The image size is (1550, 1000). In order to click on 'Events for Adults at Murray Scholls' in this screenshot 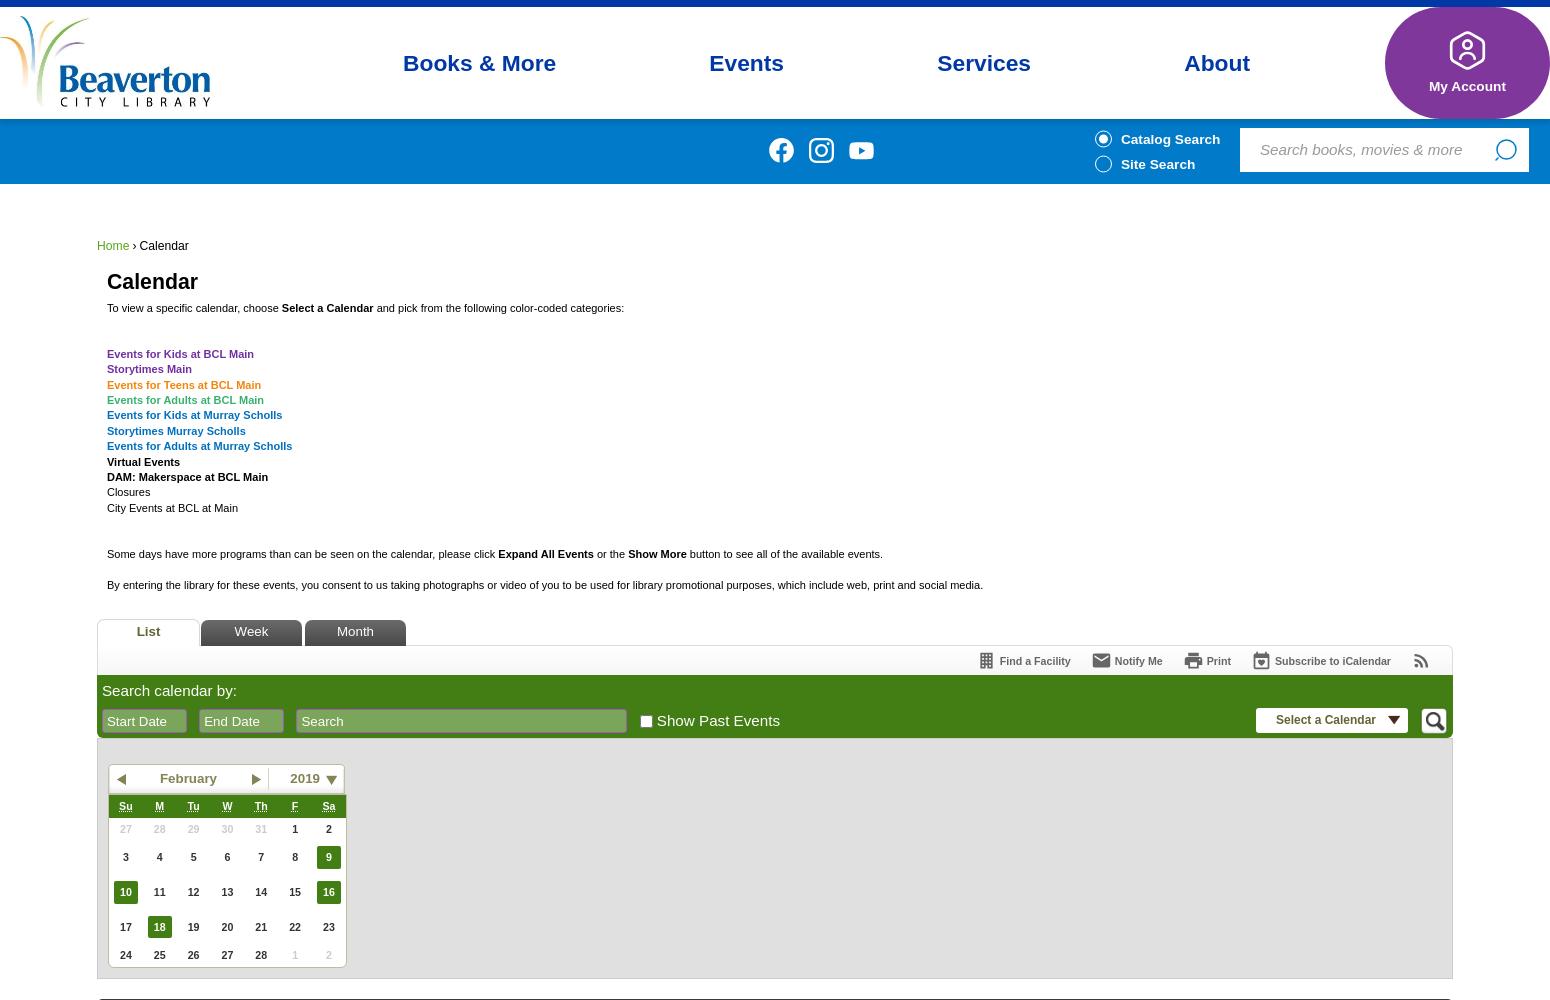, I will do `click(198, 445)`.